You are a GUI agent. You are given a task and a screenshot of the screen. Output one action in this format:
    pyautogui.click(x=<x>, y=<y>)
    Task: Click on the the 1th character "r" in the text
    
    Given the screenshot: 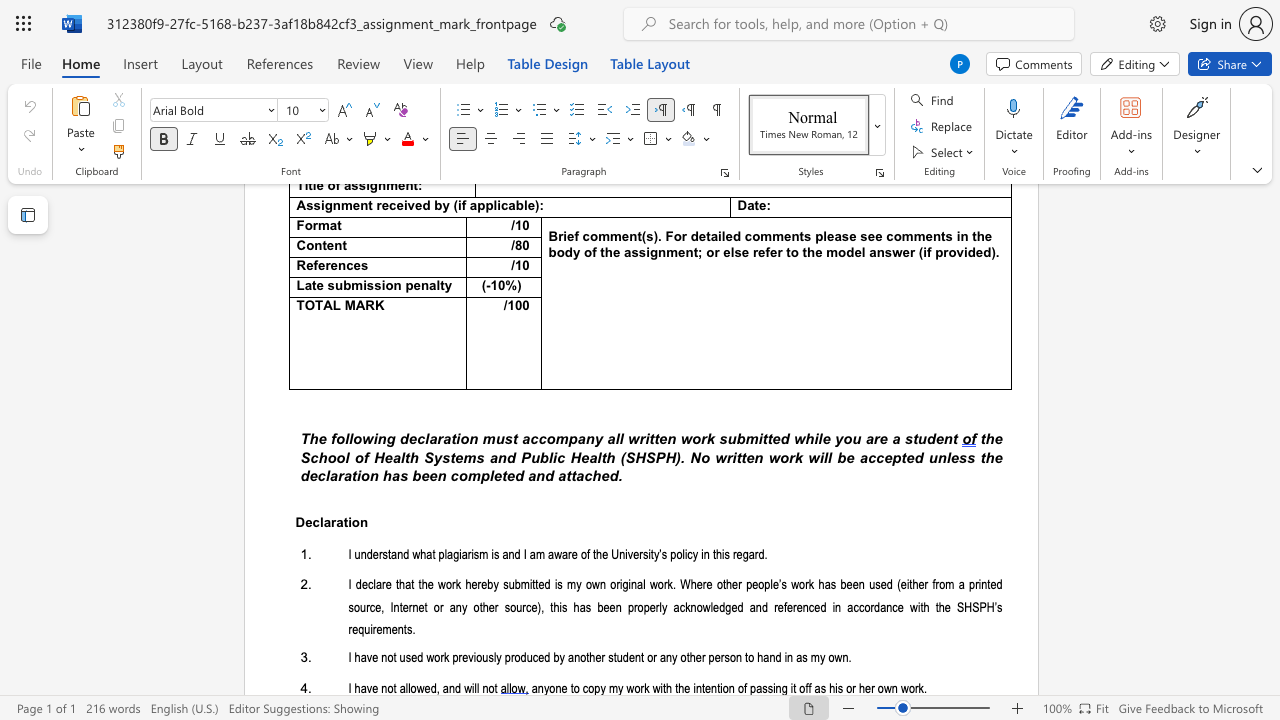 What is the action you would take?
    pyautogui.click(x=452, y=585)
    